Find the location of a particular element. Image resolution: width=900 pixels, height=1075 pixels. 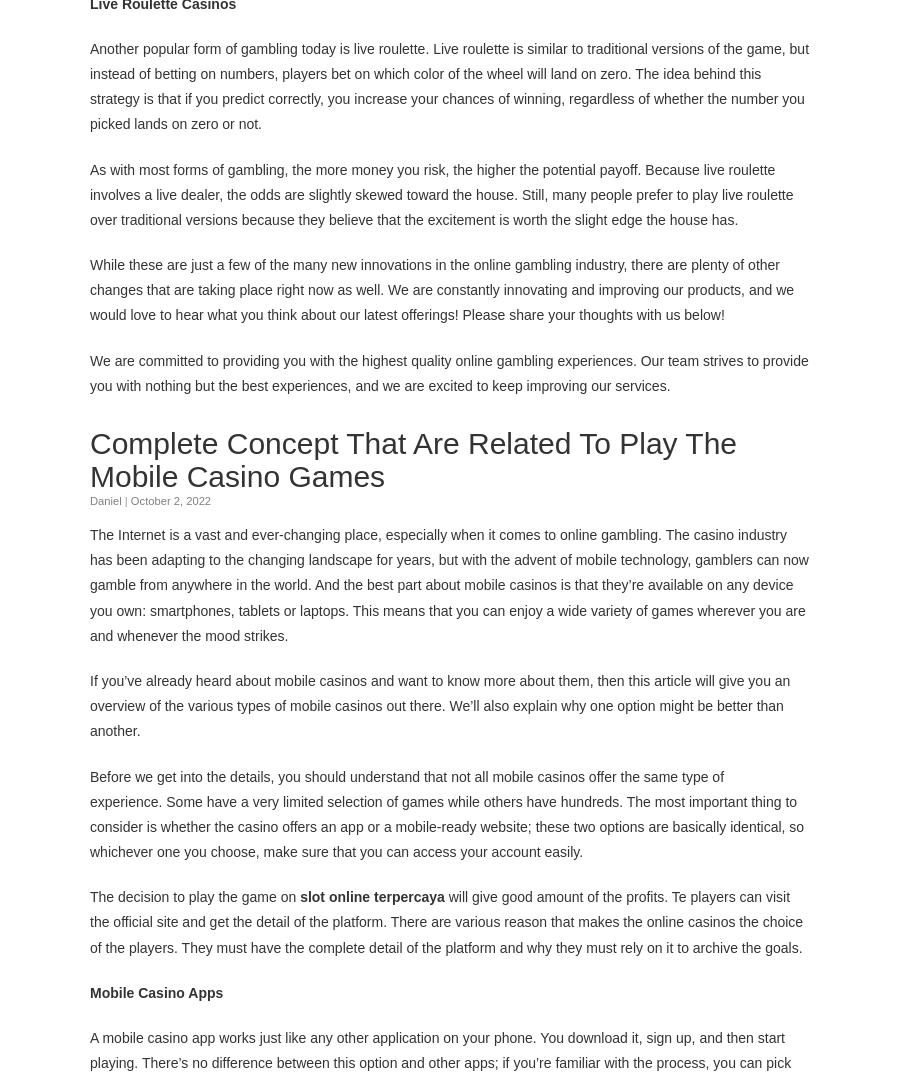

'We are committed to providing you with the highest quality online gambling experiences. Our team strives to provide you with nothing but the best experiences, and we are excited to keep improving our services.' is located at coordinates (449, 372).